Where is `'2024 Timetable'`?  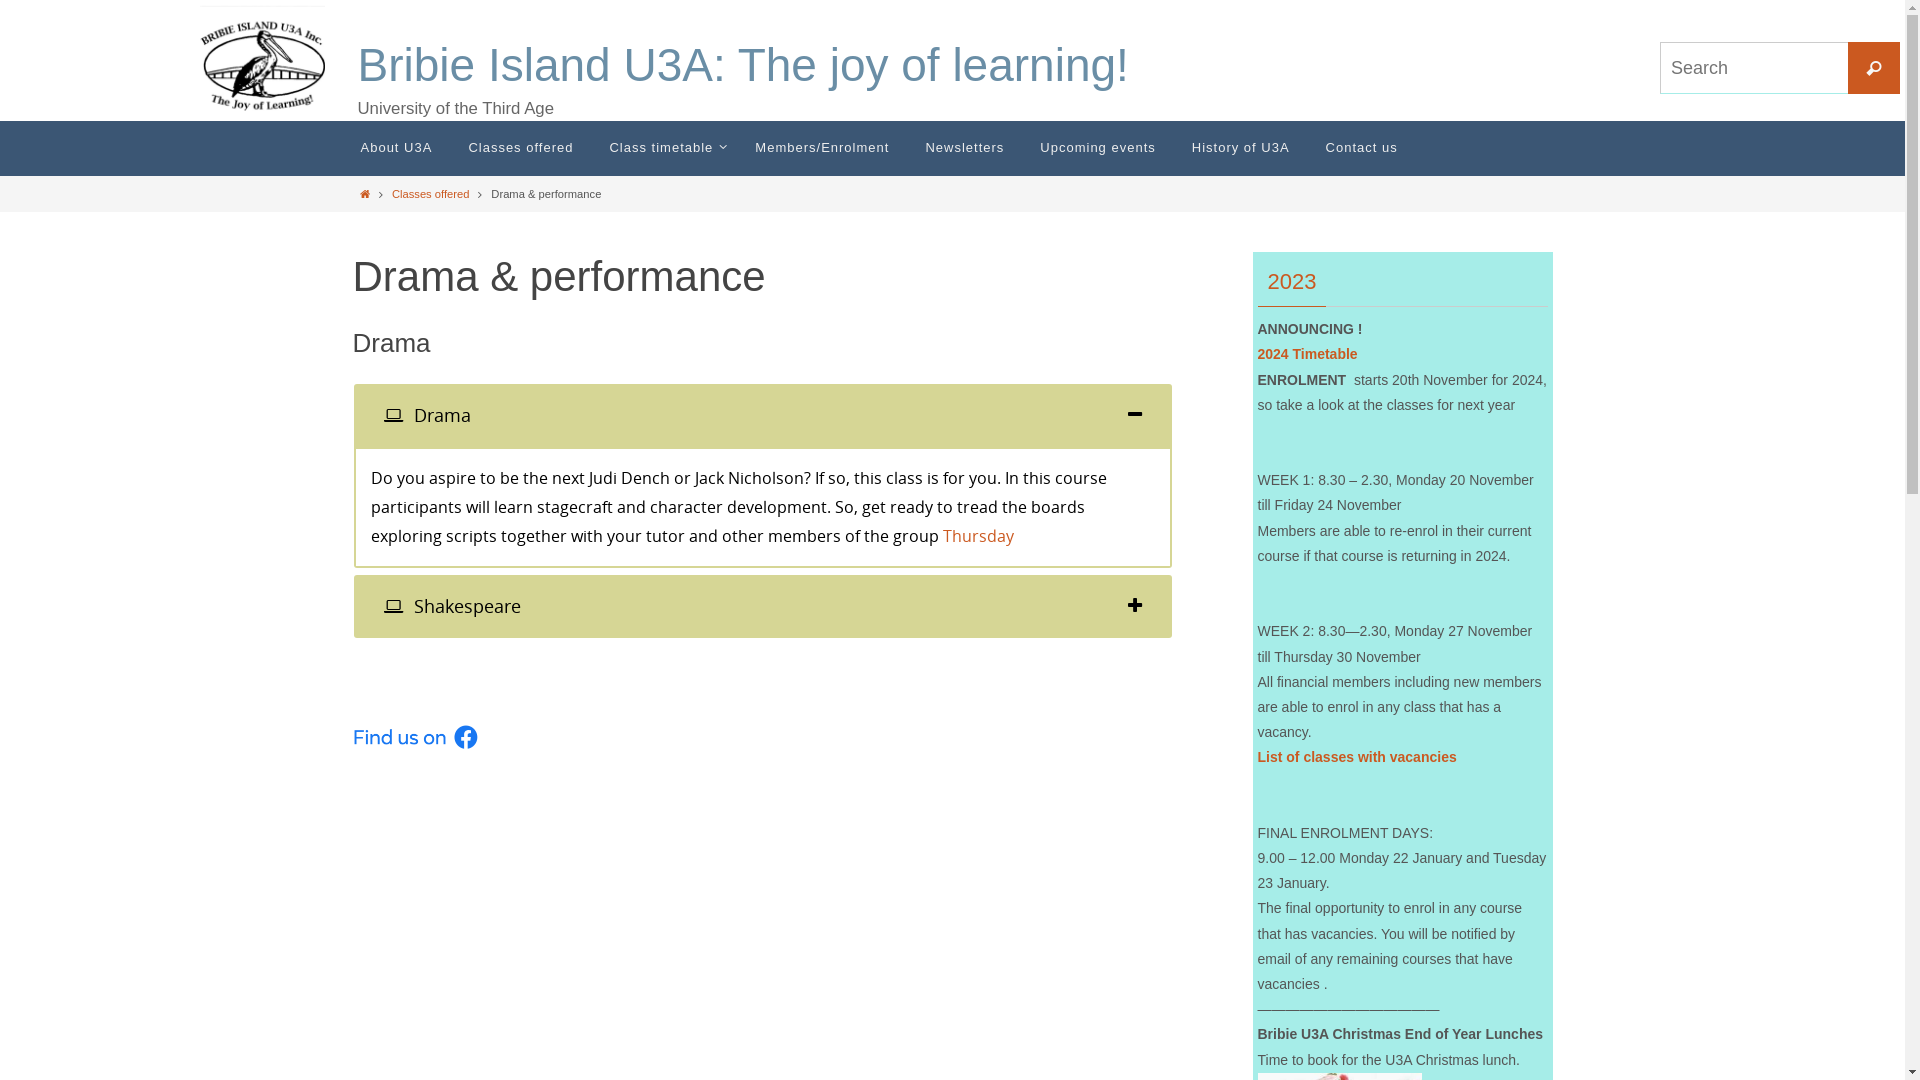
'2024 Timetable' is located at coordinates (1307, 353).